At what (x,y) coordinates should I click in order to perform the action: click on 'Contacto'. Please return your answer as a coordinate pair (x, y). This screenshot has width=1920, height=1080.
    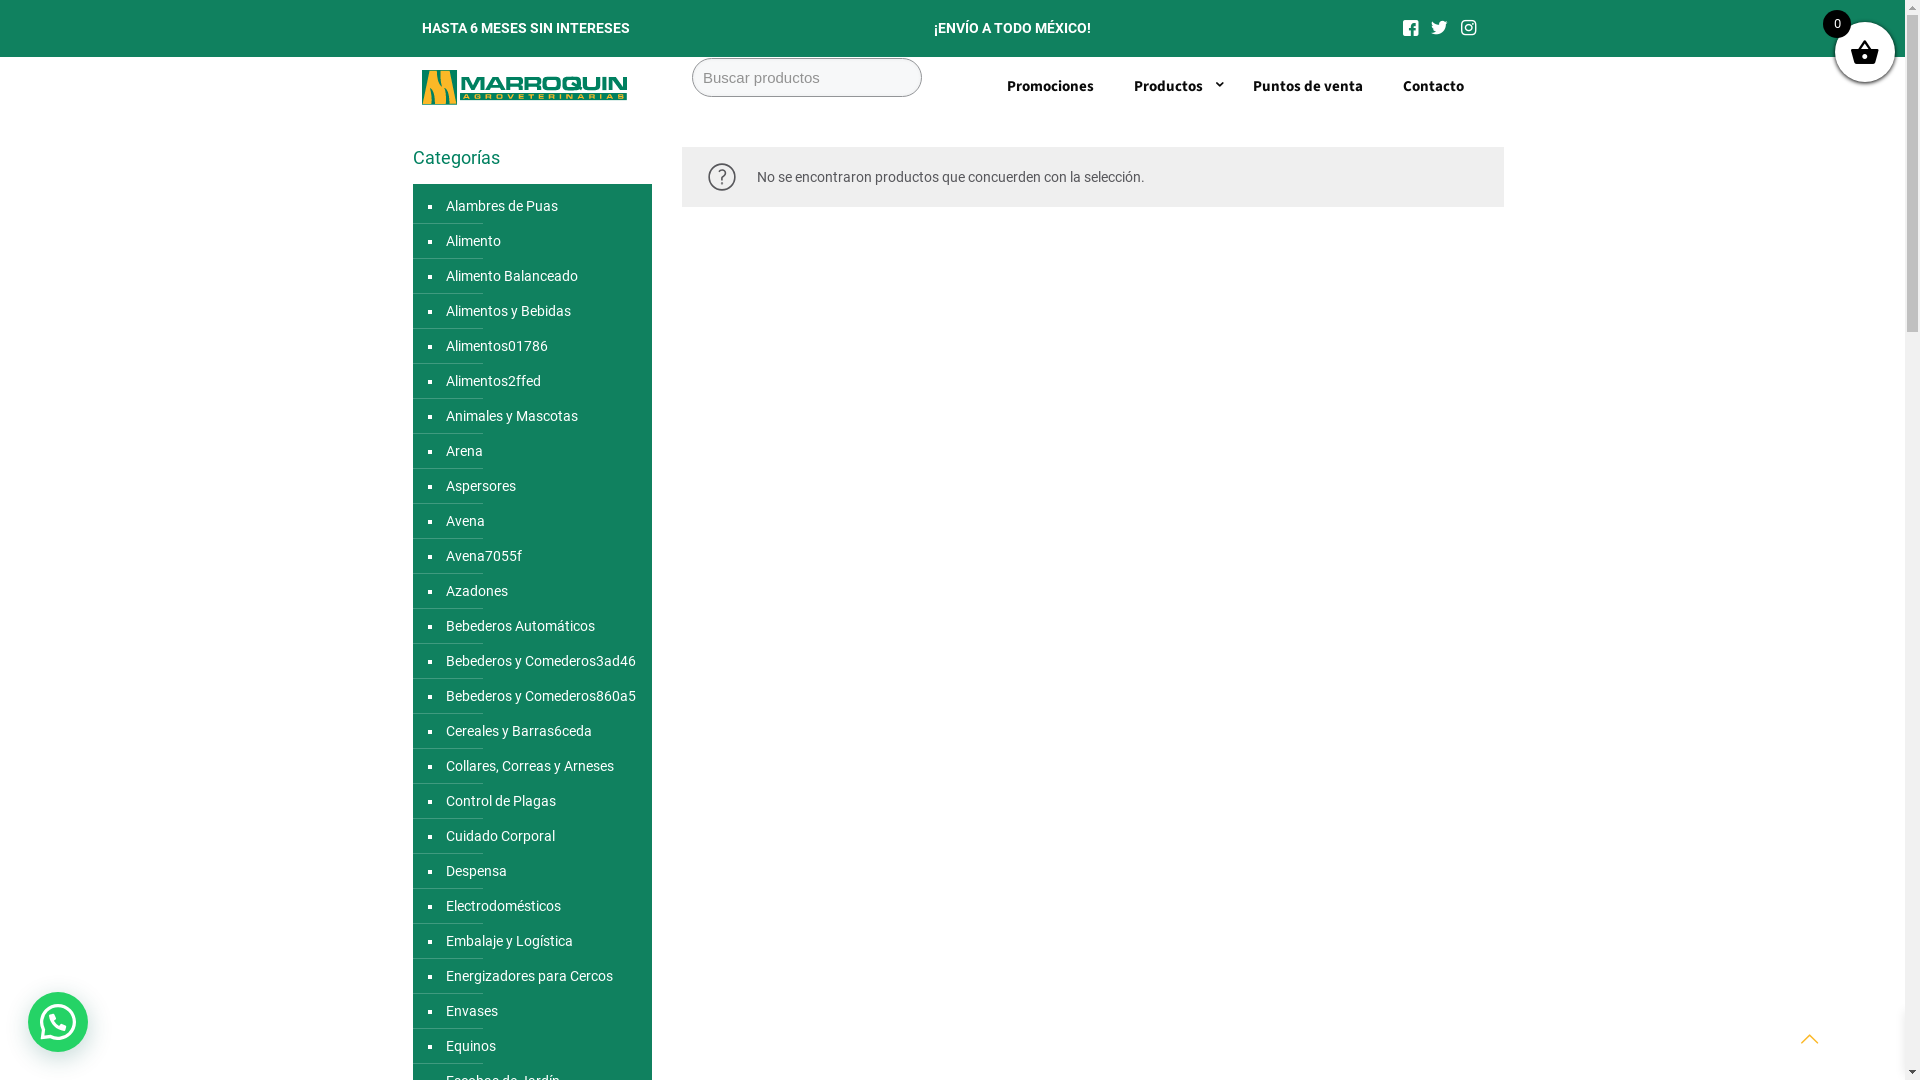
    Looking at the image, I should click on (1431, 86).